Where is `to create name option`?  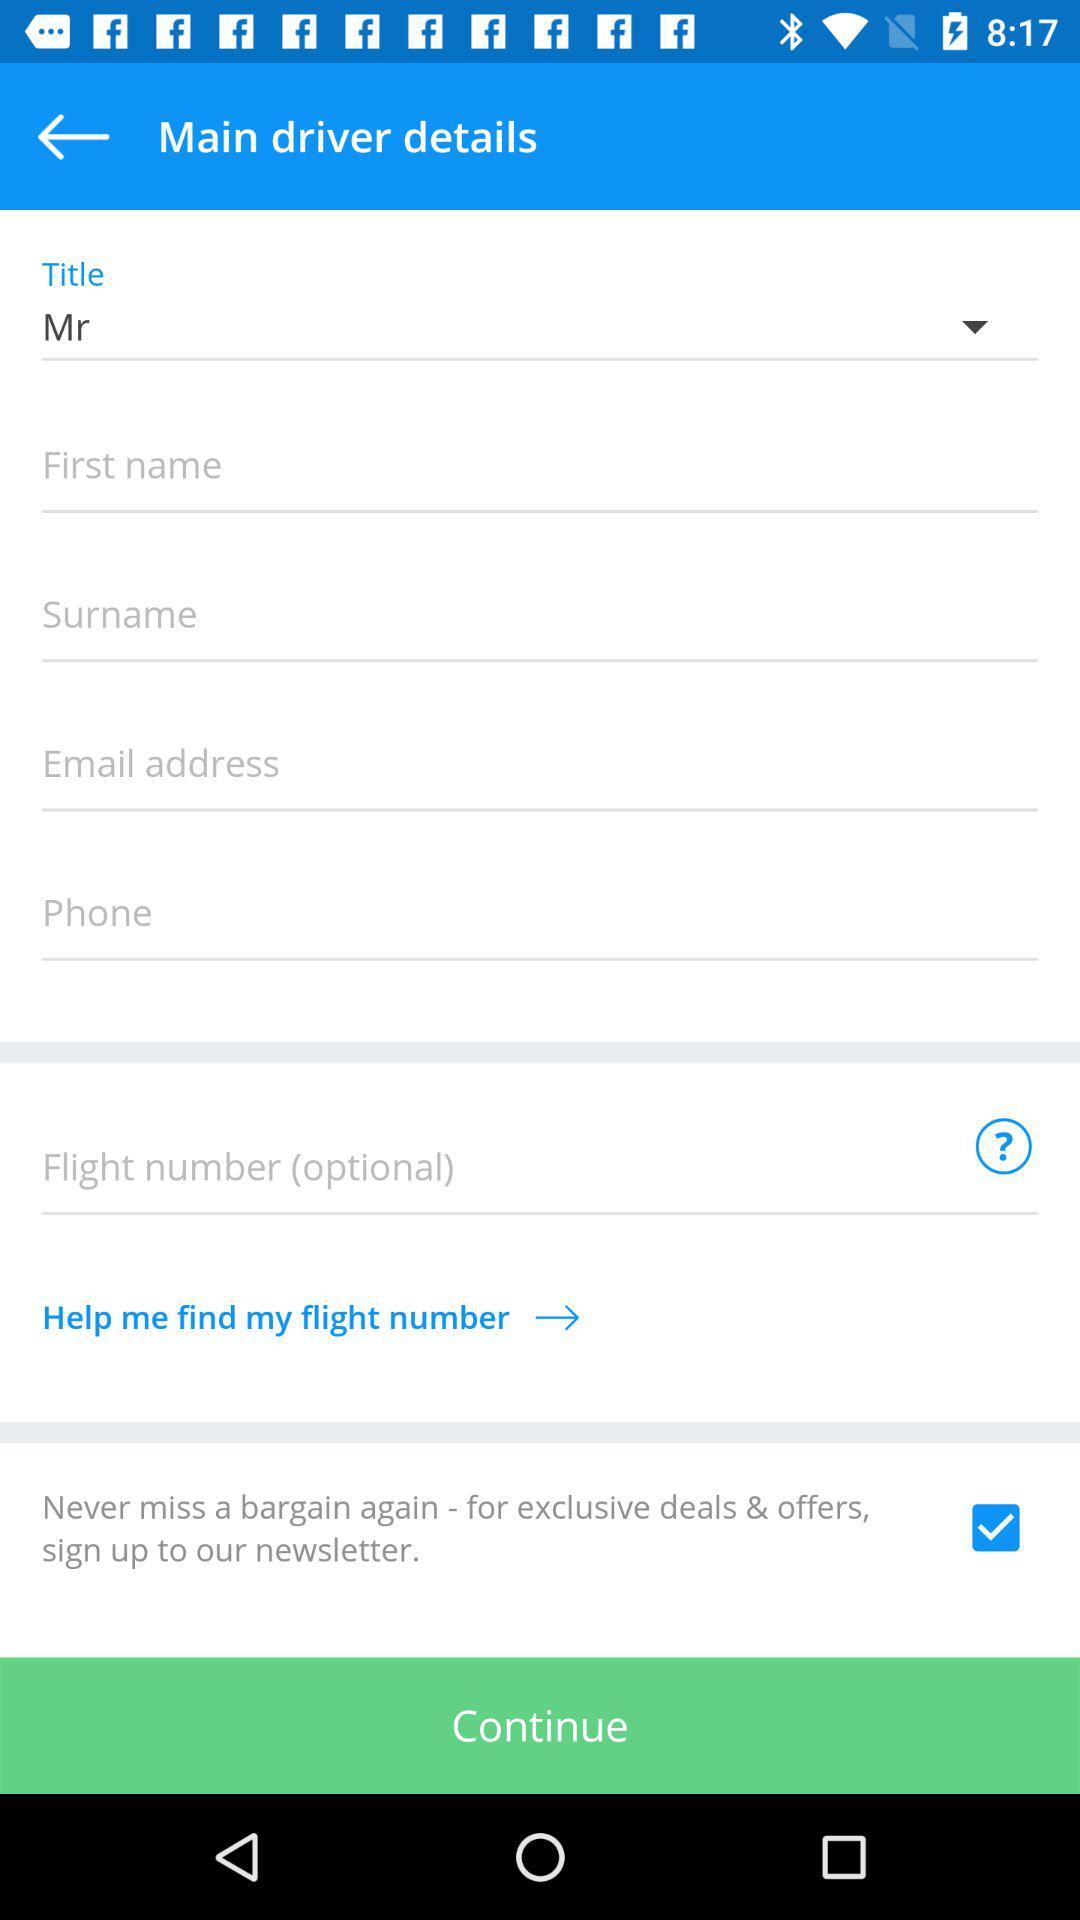 to create name option is located at coordinates (540, 465).